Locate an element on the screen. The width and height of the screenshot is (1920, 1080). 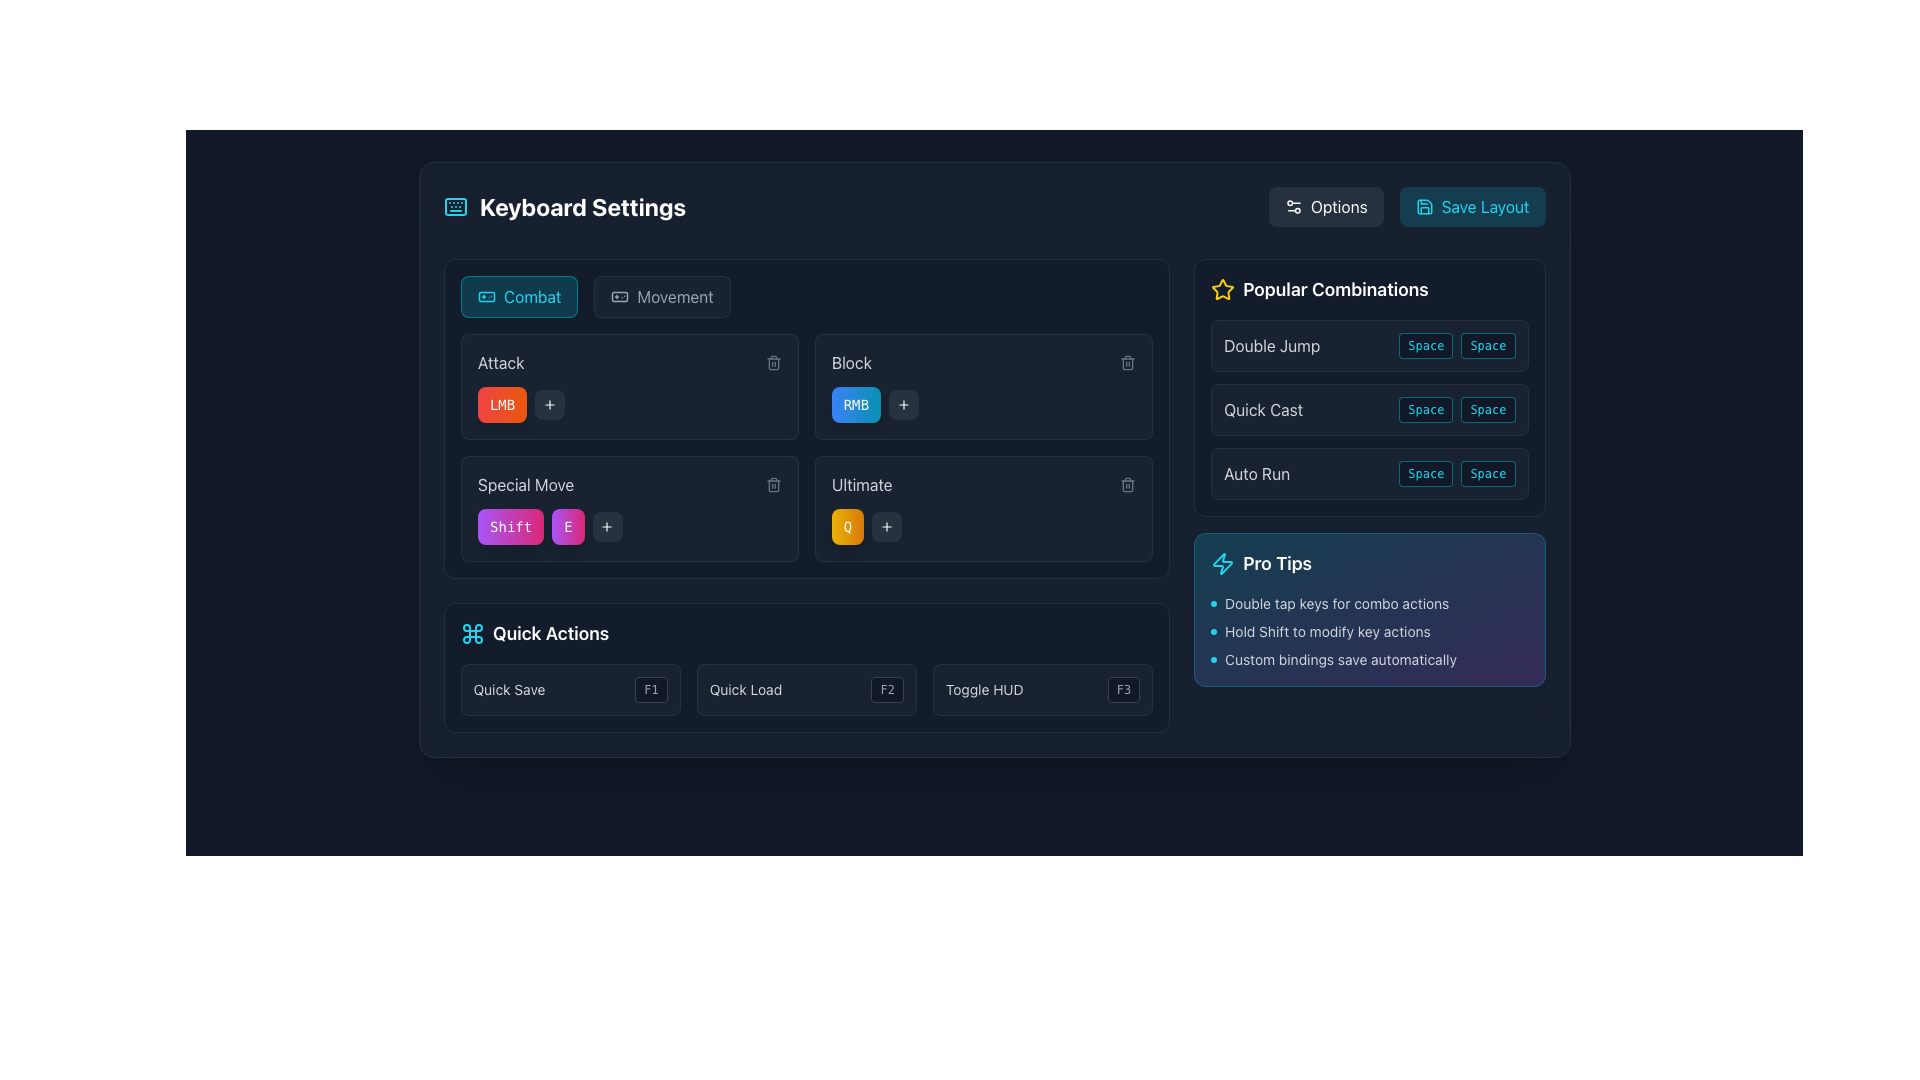
the delete icon button located on the right side of the 'Attack' section within the 'Keyboard Settings' interface to invoke the delete action is located at coordinates (772, 362).